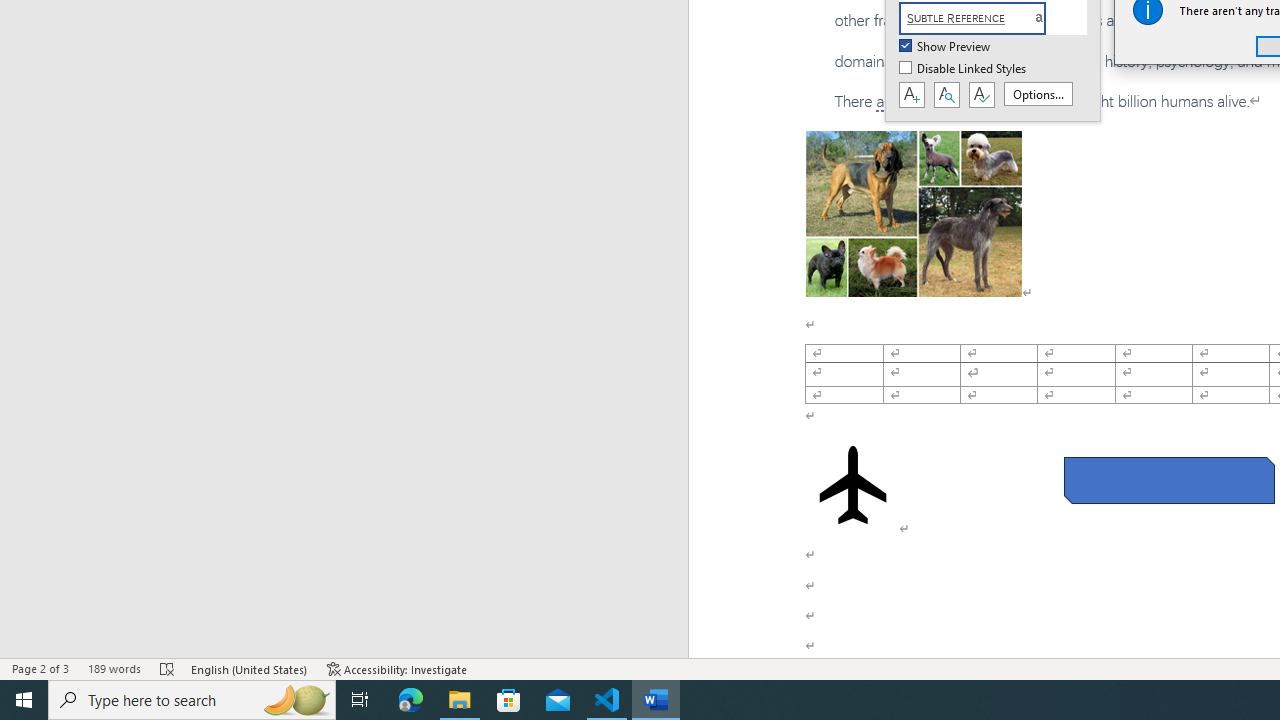 The width and height of the screenshot is (1280, 720). I want to click on 'Task View', so click(359, 698).